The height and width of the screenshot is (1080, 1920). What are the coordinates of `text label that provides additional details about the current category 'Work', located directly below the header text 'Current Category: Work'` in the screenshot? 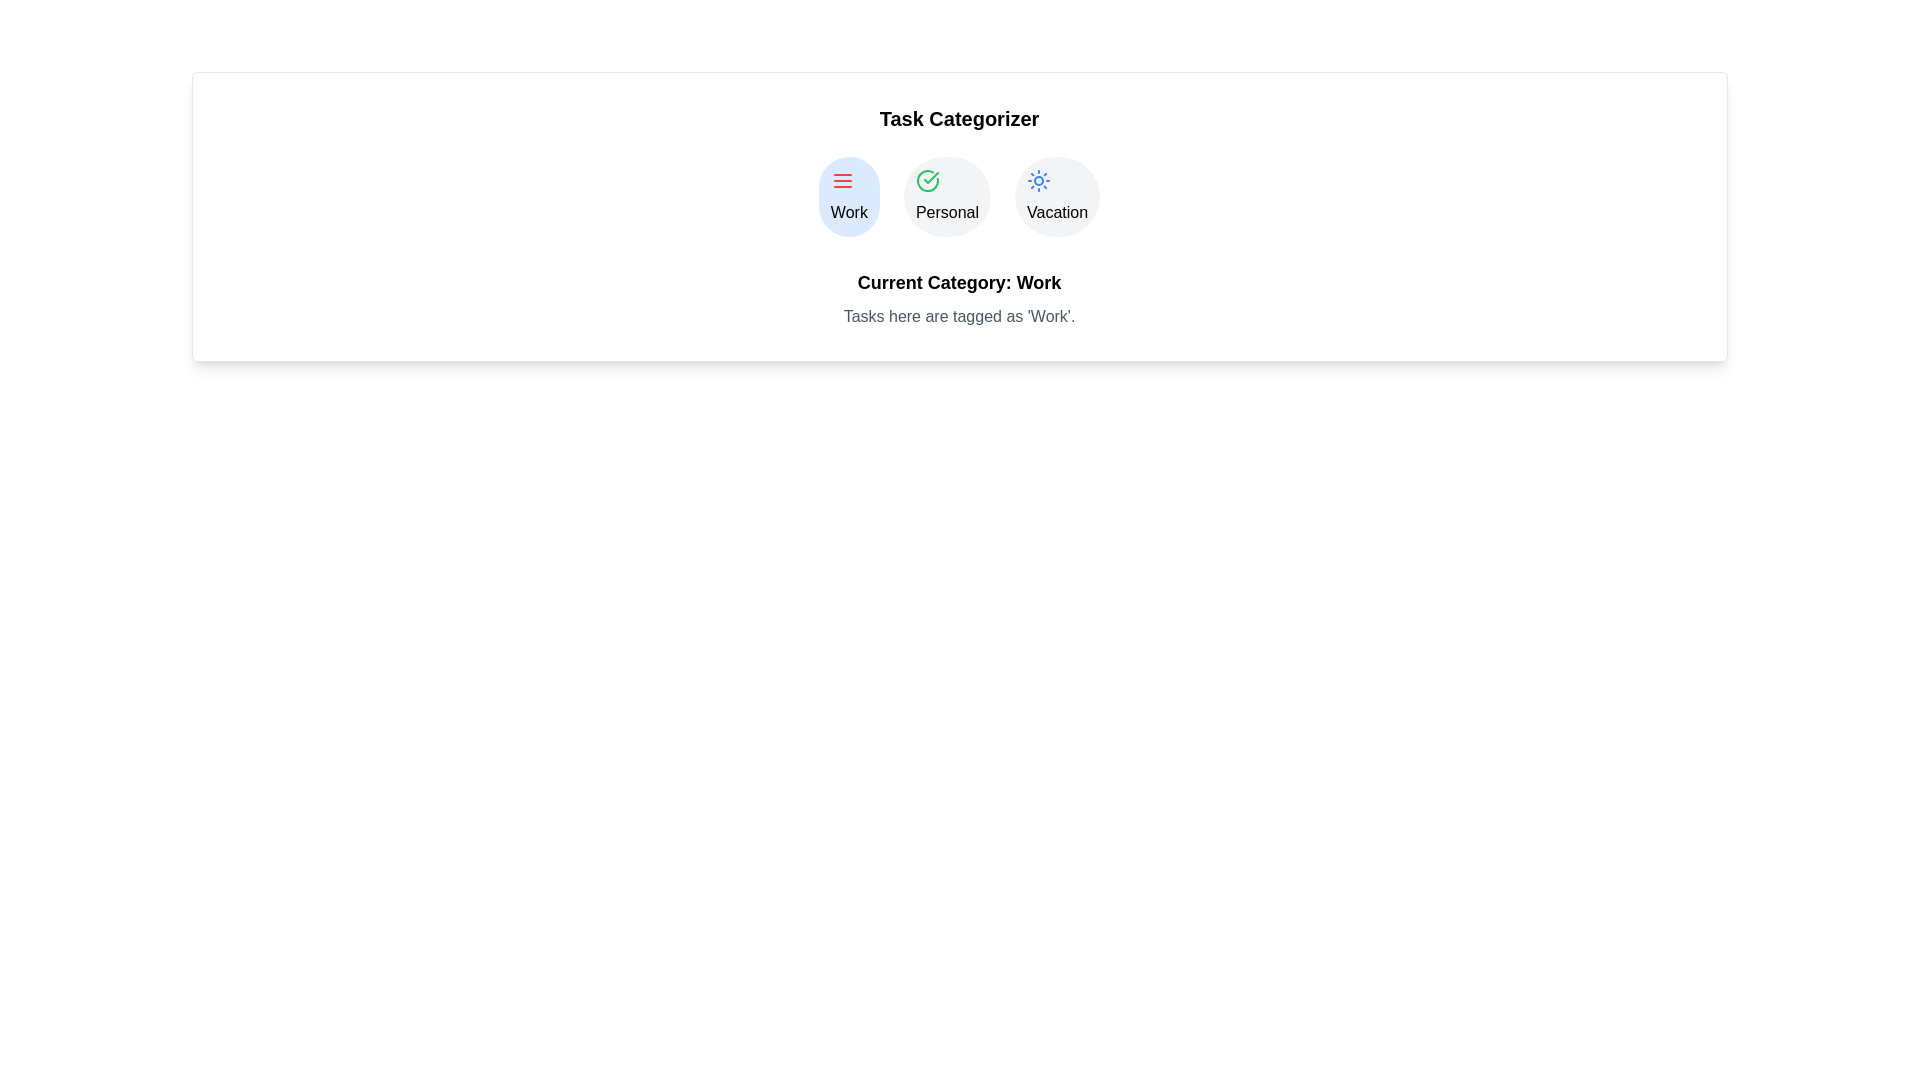 It's located at (958, 315).